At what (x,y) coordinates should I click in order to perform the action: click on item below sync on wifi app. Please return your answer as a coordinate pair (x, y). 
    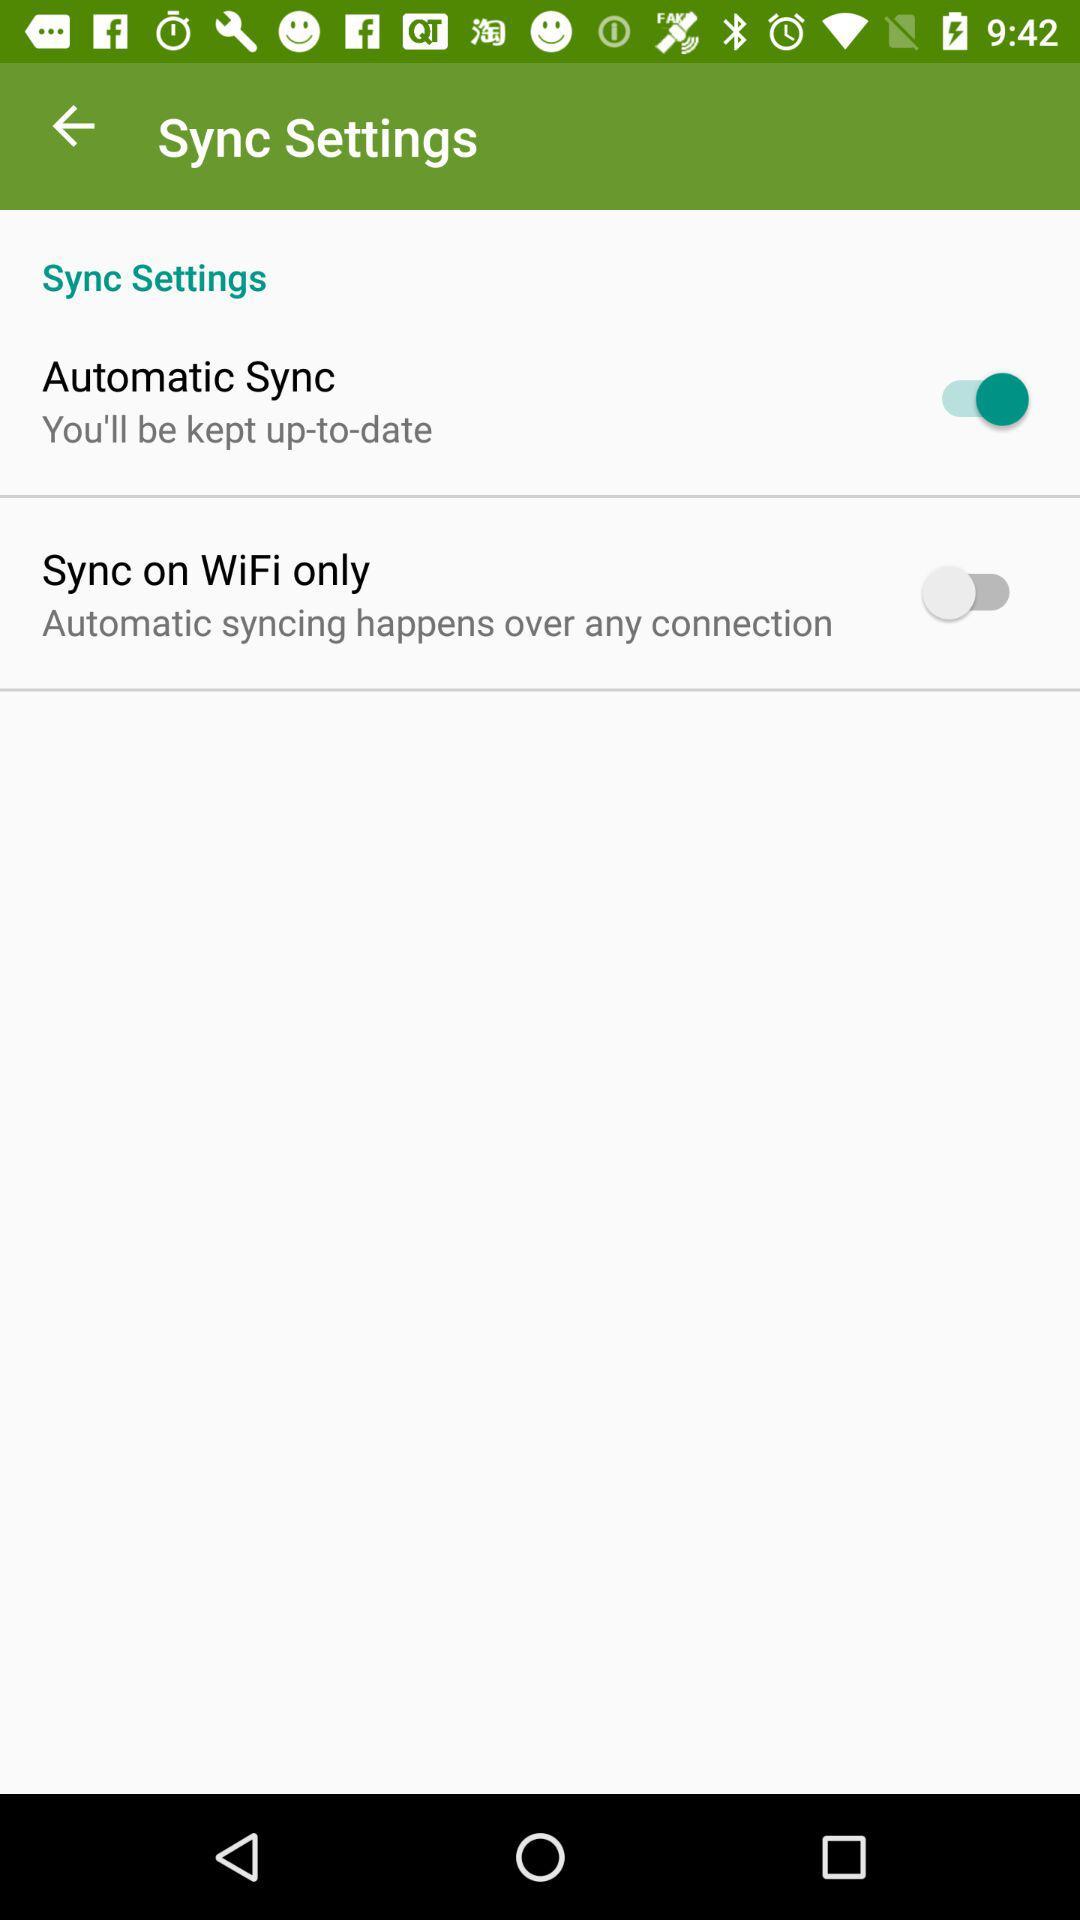
    Looking at the image, I should click on (436, 620).